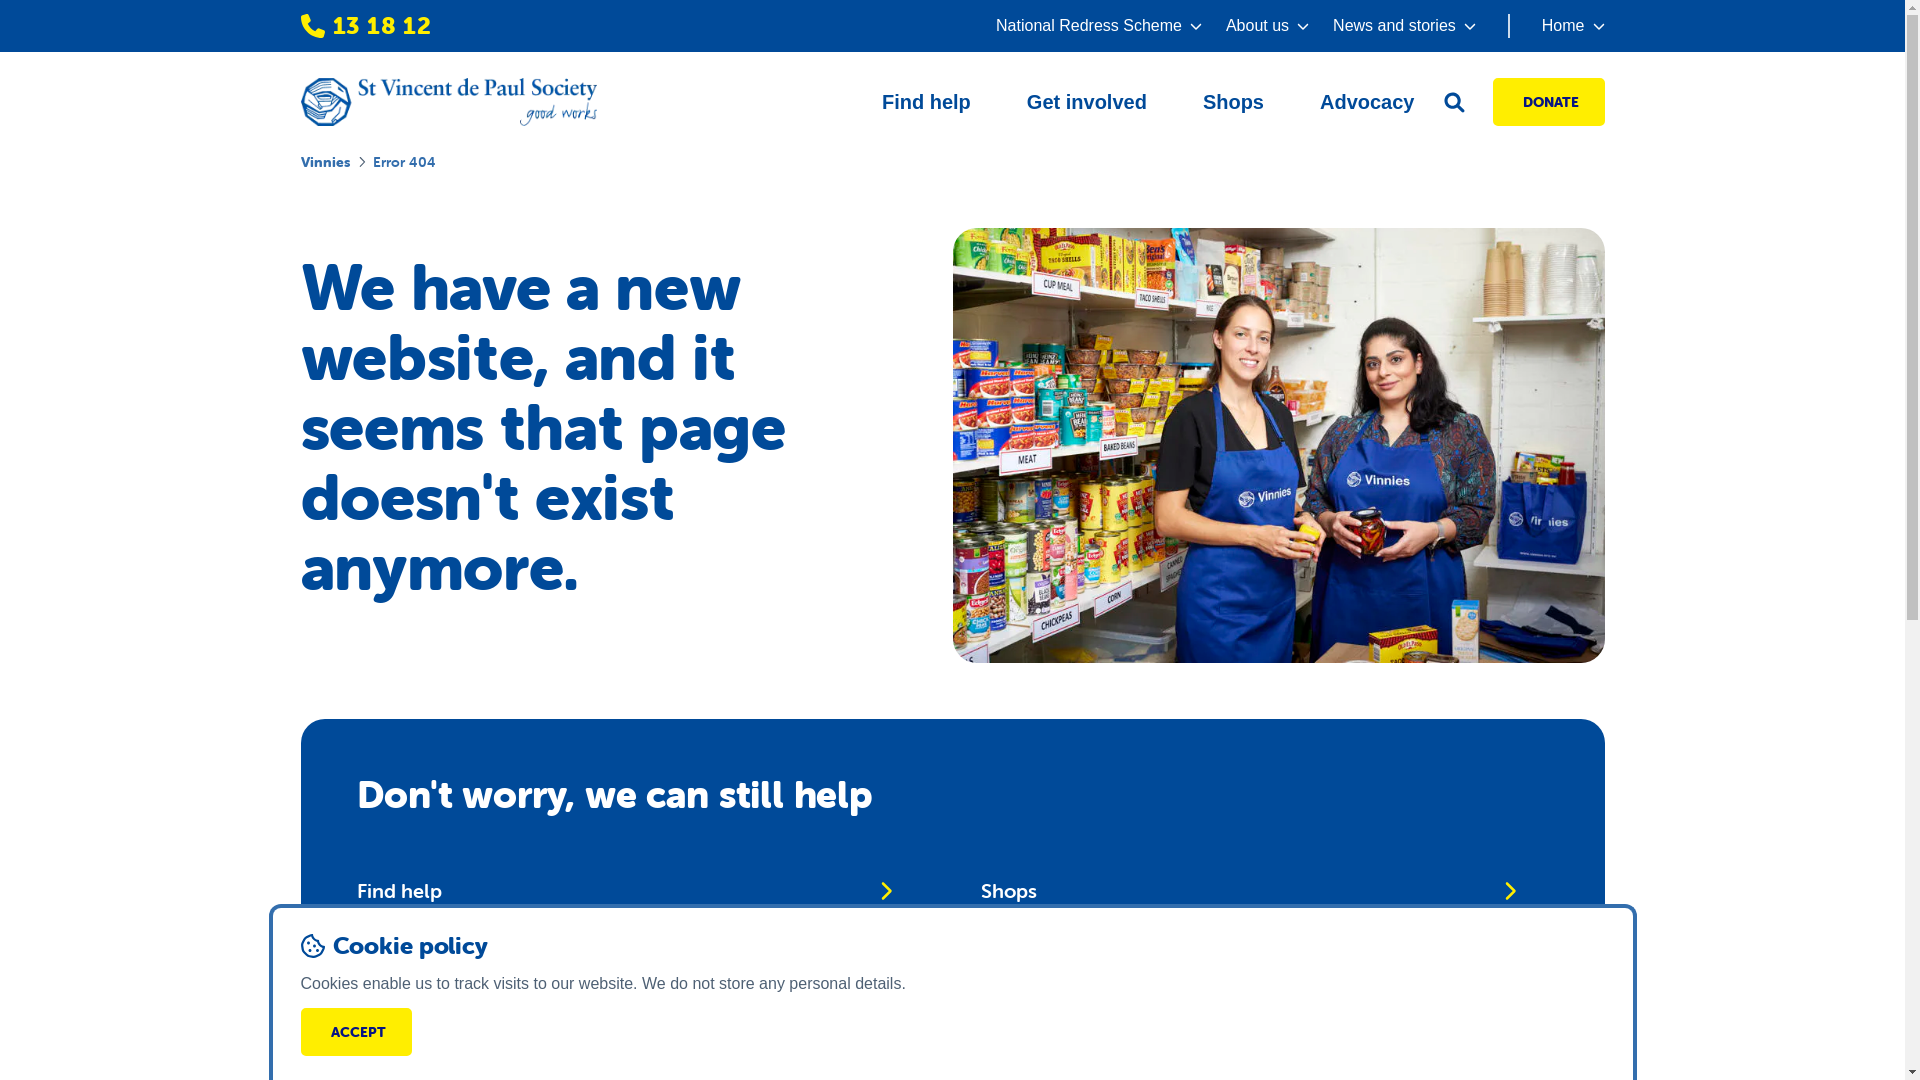  Describe the element at coordinates (355, 1032) in the screenshot. I see `'ACCEPT'` at that location.